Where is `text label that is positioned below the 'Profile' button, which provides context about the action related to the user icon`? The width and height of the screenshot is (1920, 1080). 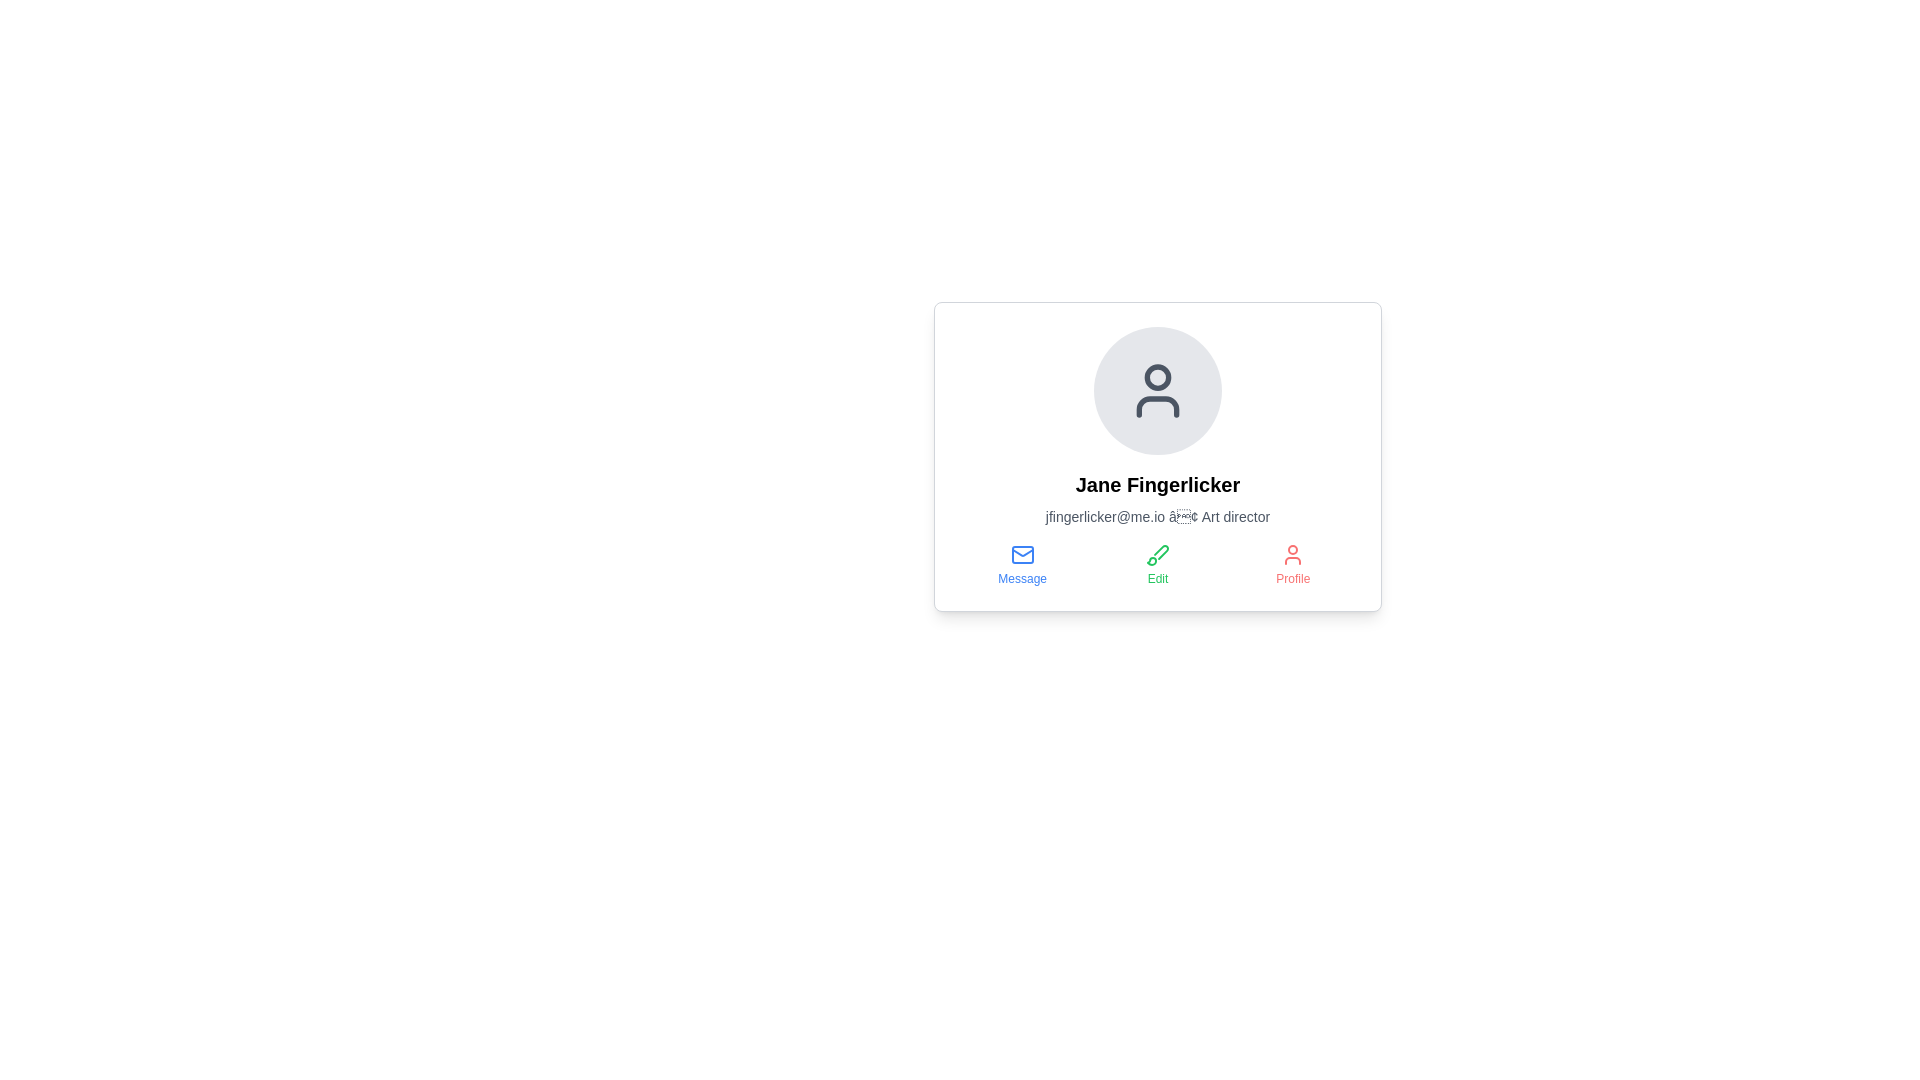
text label that is positioned below the 'Profile' button, which provides context about the action related to the user icon is located at coordinates (1293, 578).